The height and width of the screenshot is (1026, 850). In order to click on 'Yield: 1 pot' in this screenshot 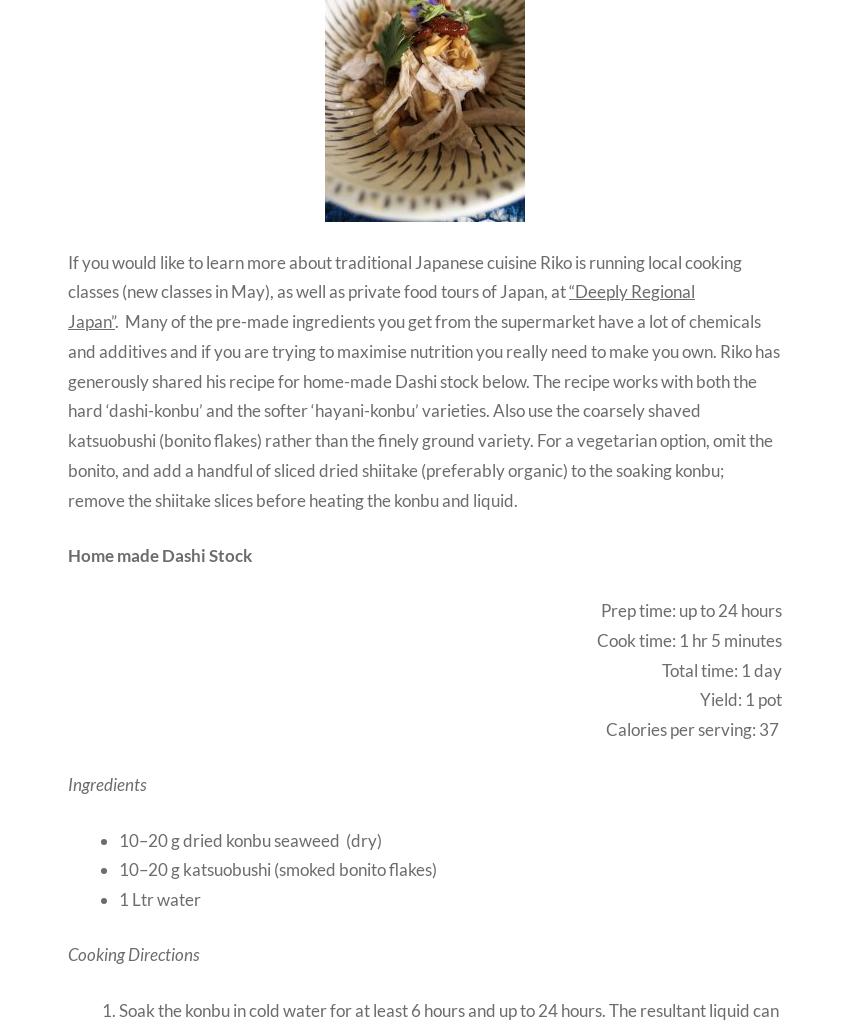, I will do `click(741, 698)`.